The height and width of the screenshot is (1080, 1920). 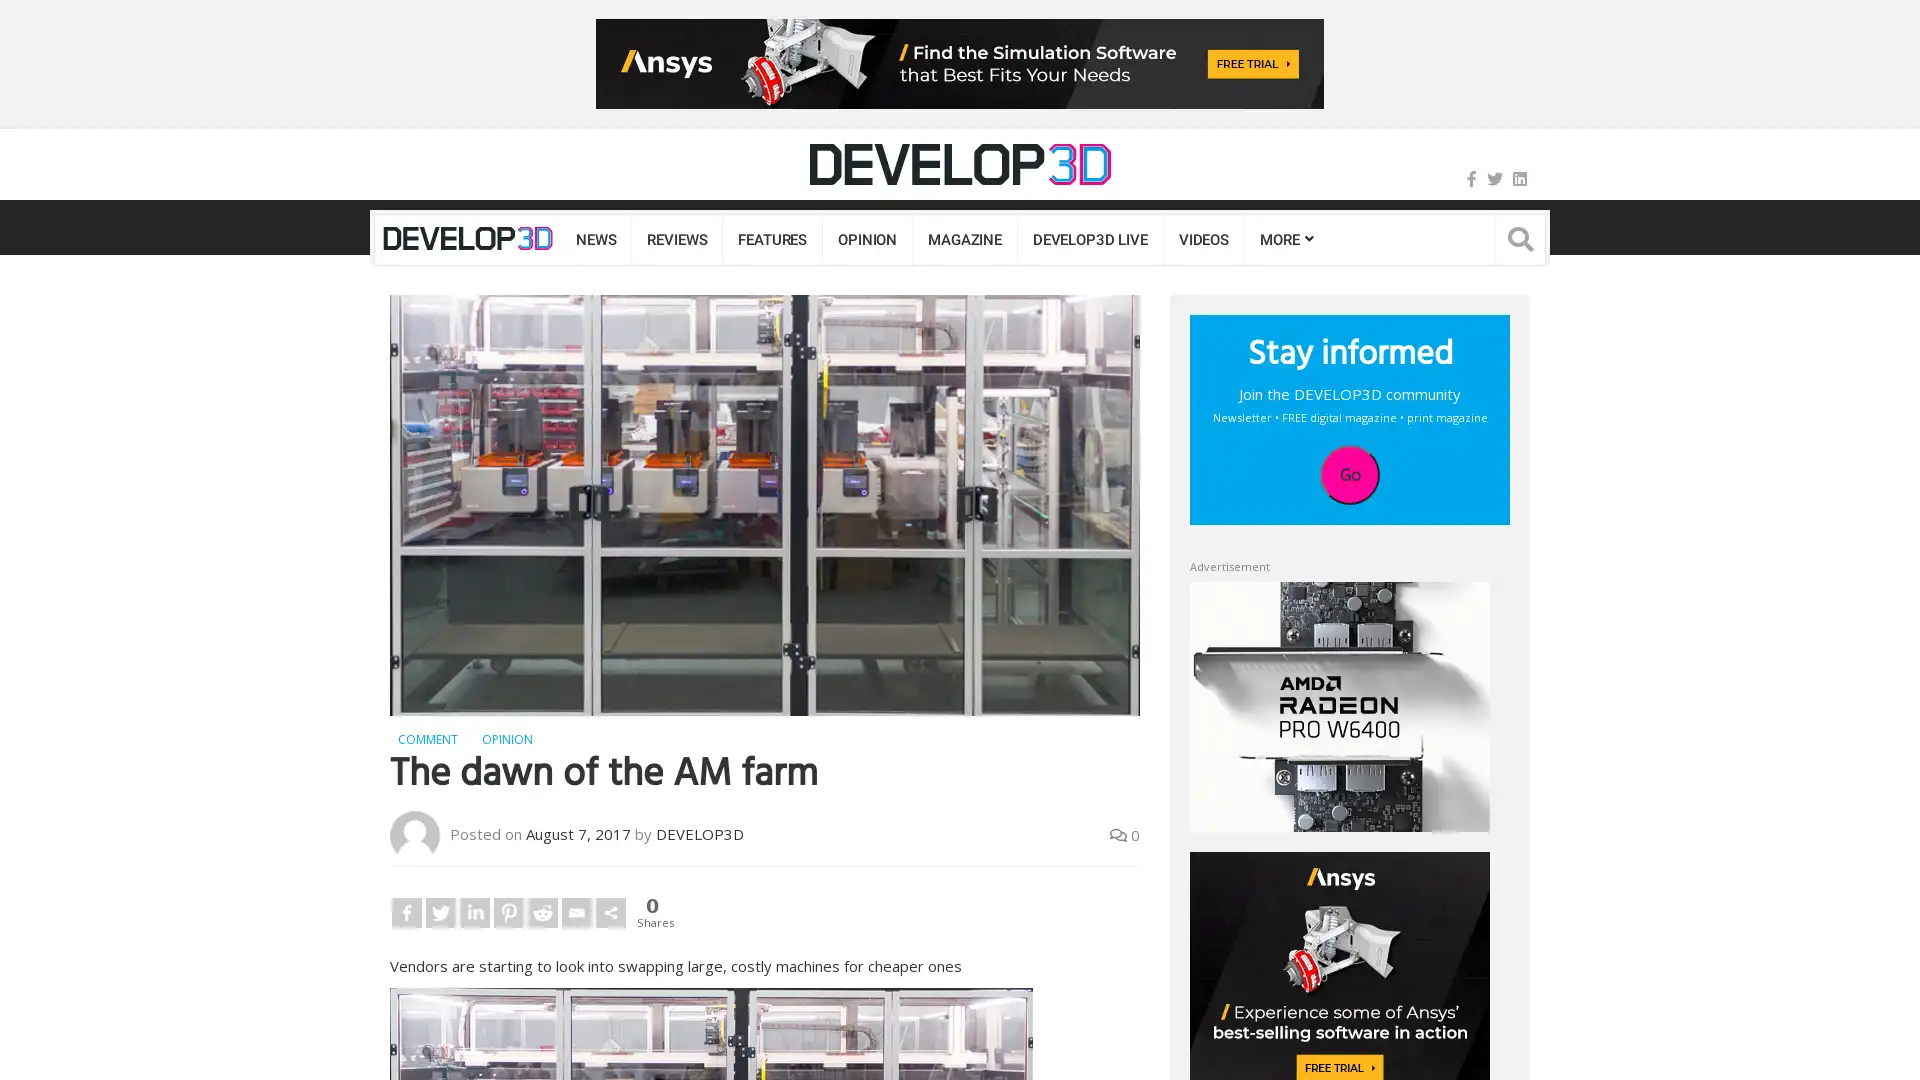 What do you see at coordinates (1349, 474) in the screenshot?
I see `Go` at bounding box center [1349, 474].